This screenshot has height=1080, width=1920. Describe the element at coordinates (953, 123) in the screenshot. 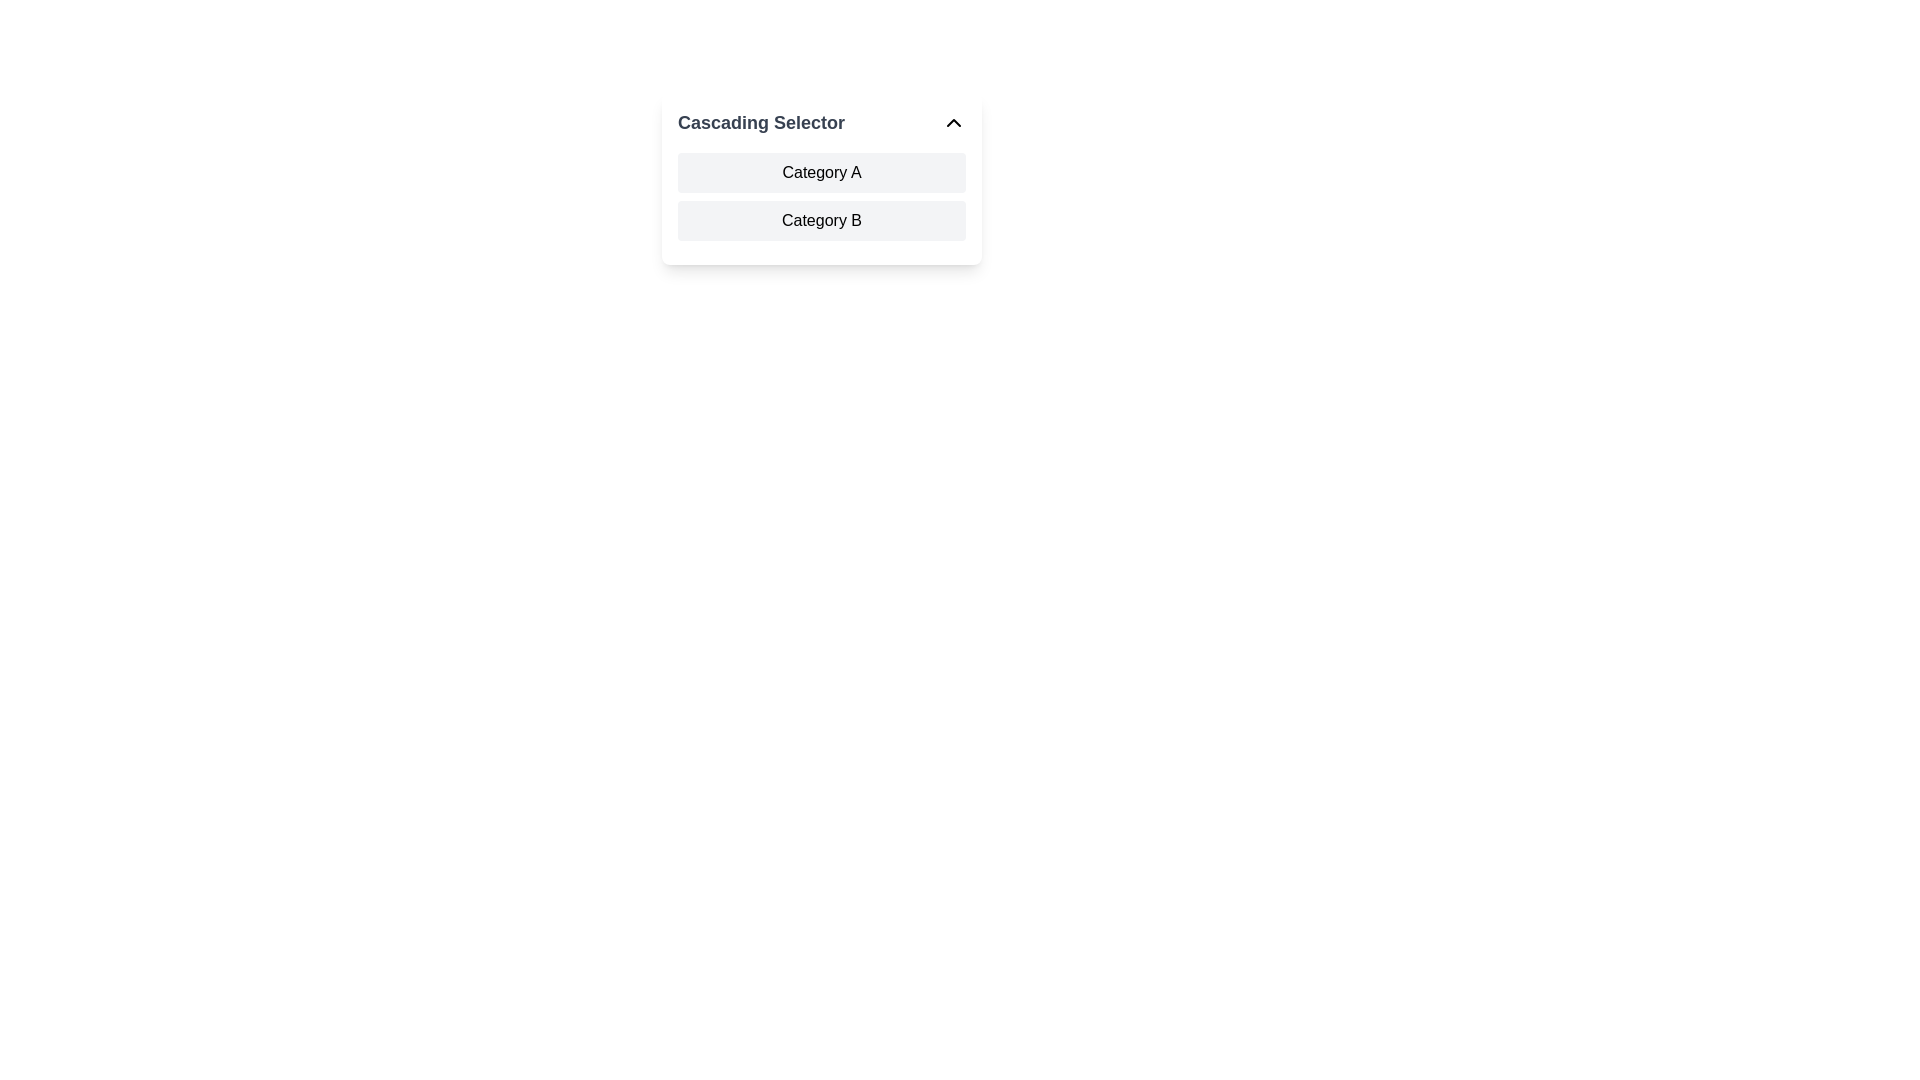

I see `the toggle indicator icon located at the far right end of the 'Cascading Selector' header to potentially reveal the dropdown menu` at that location.